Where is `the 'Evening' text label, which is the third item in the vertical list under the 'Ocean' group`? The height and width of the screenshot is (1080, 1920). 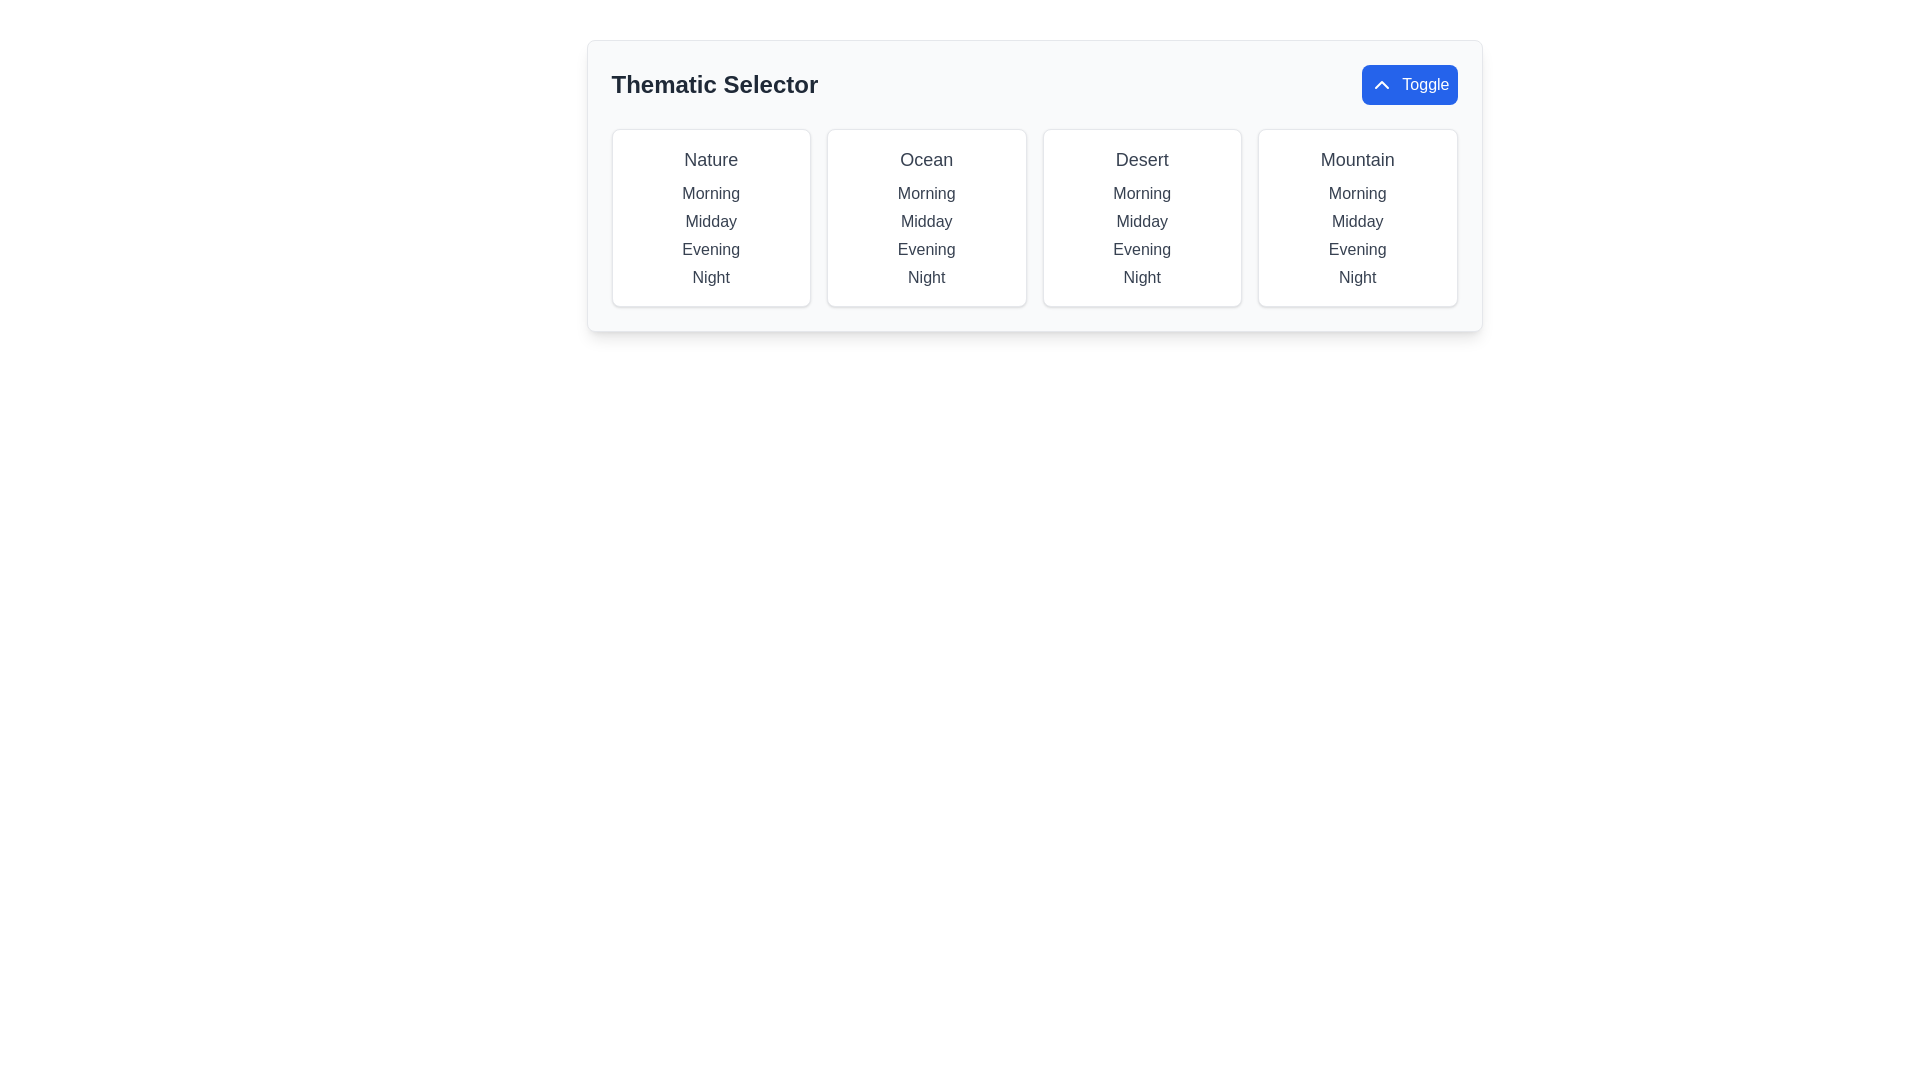
the 'Evening' text label, which is the third item in the vertical list under the 'Ocean' group is located at coordinates (925, 249).